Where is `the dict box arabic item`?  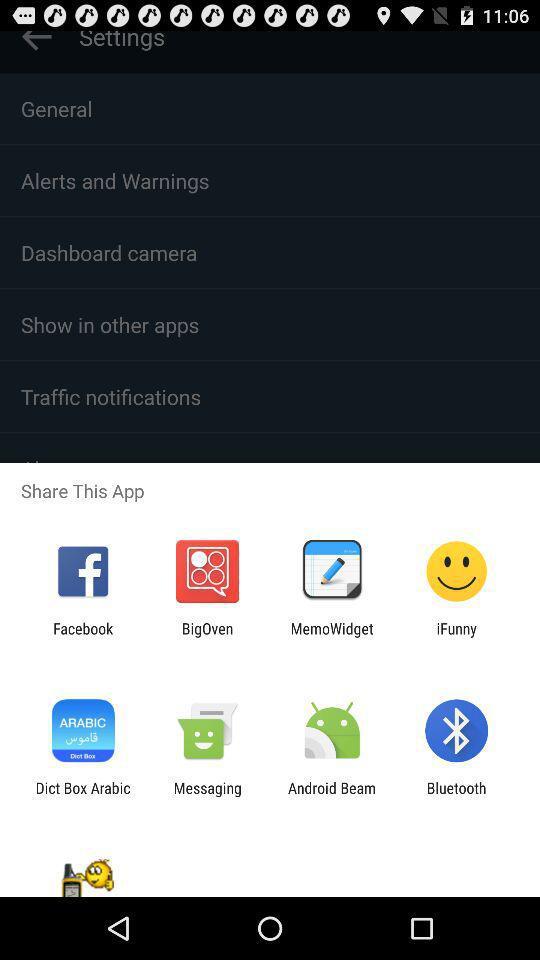 the dict box arabic item is located at coordinates (82, 796).